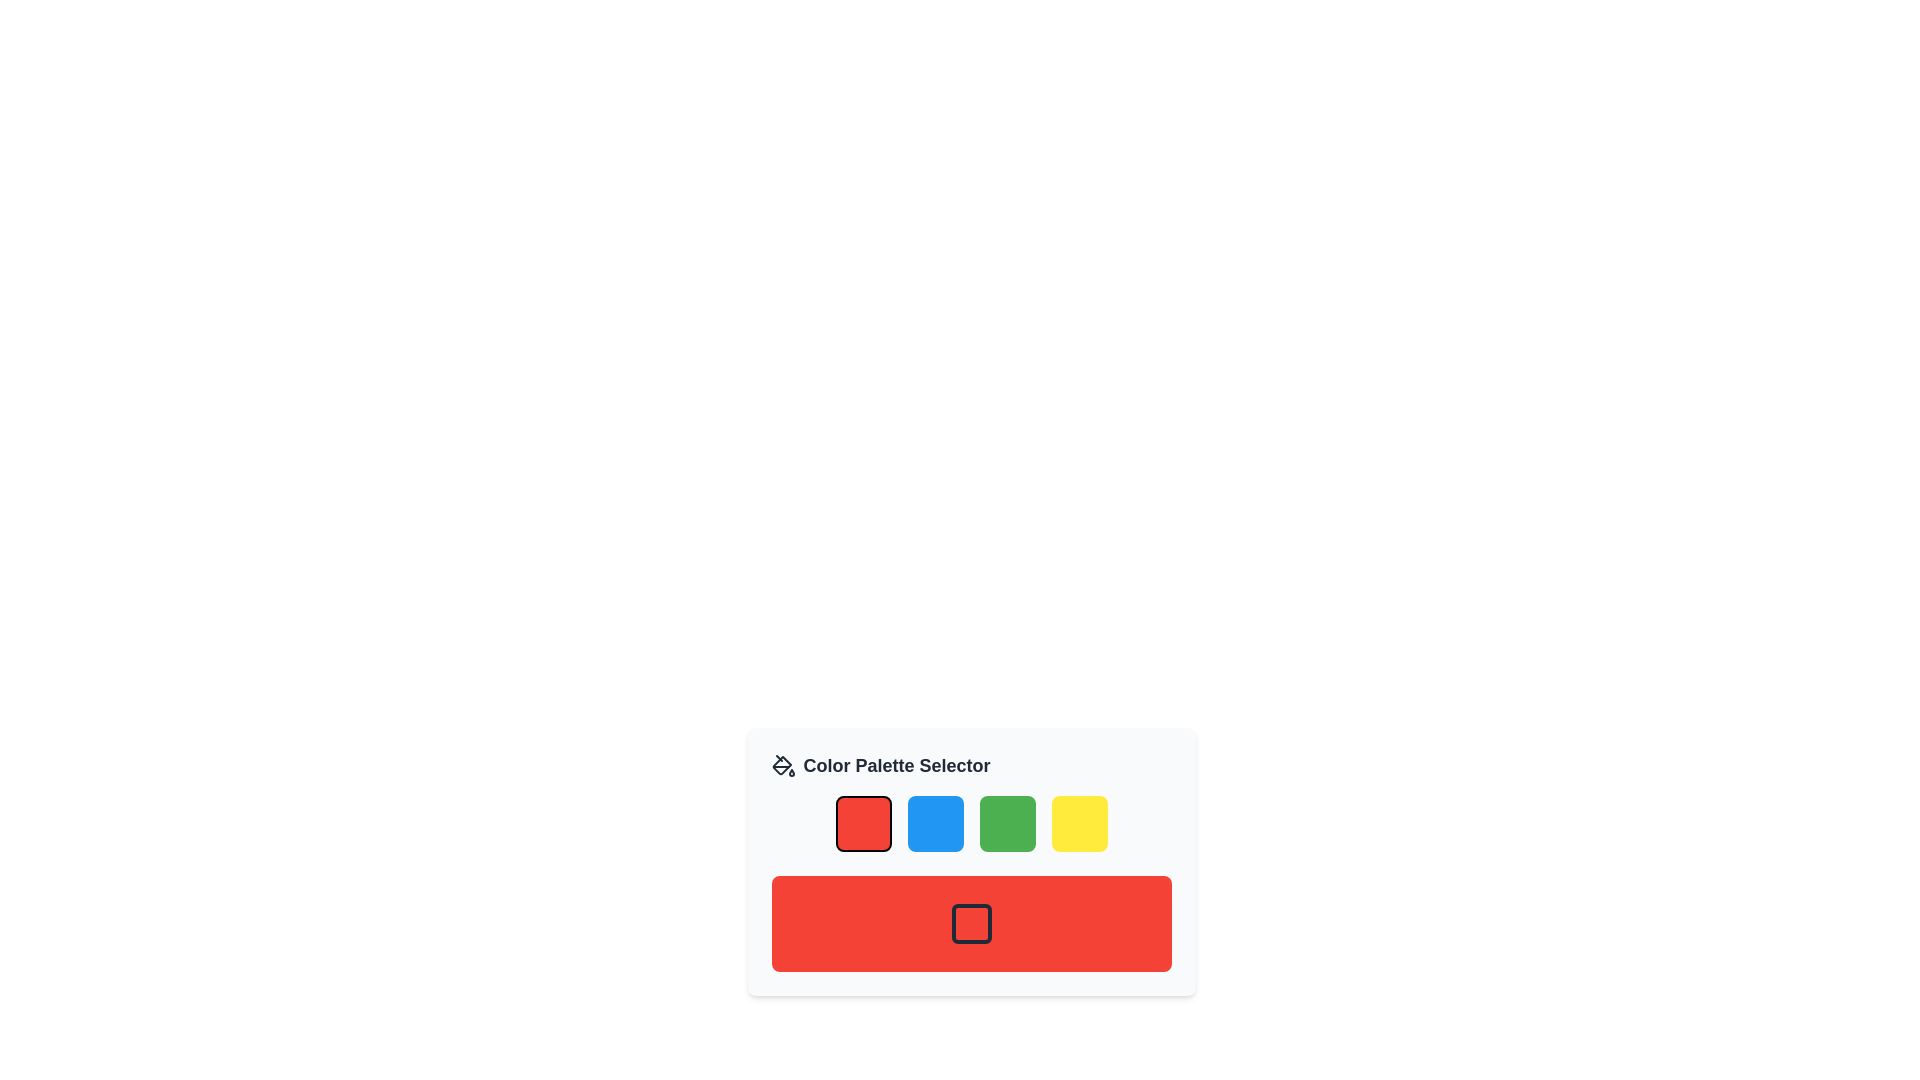  I want to click on the blue color option button in the color palette selector interface to trigger hover effects, so click(934, 824).